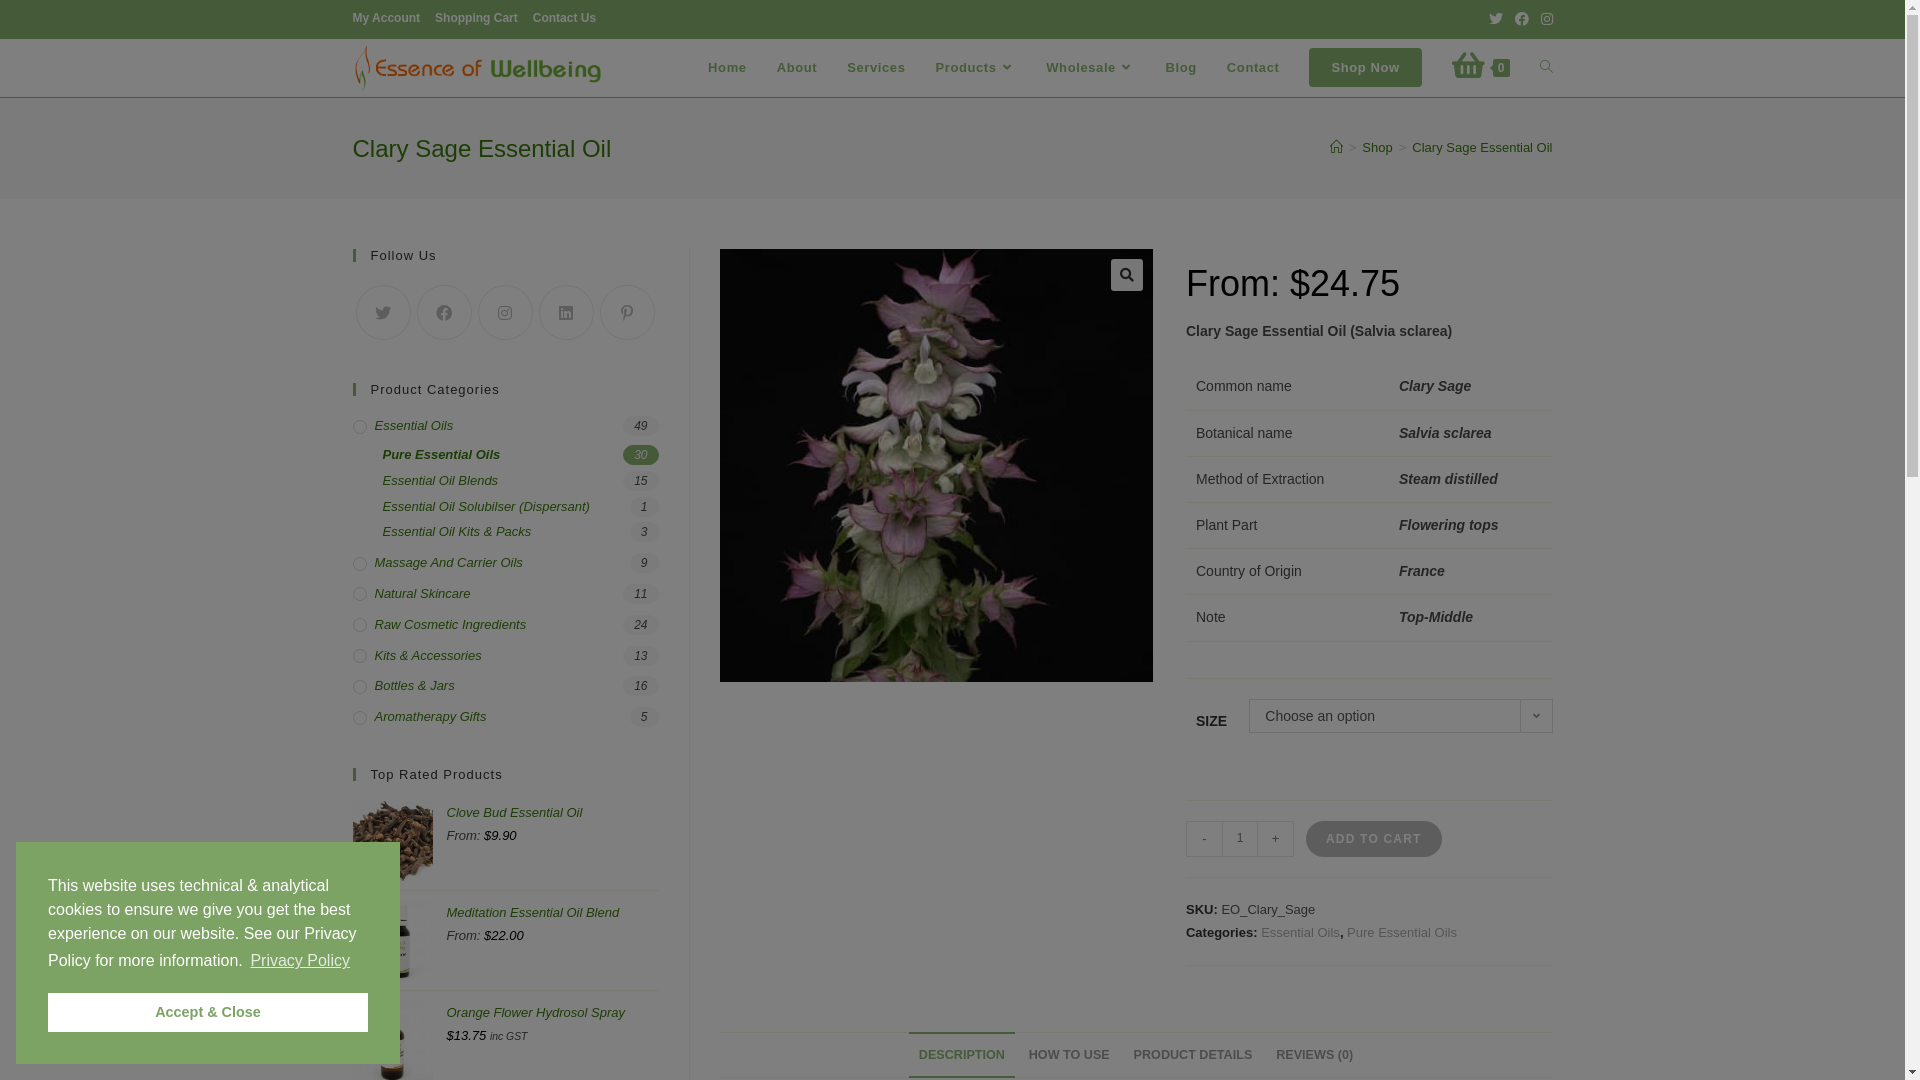 This screenshot has width=1920, height=1080. Describe the element at coordinates (876, 67) in the screenshot. I see `'Services'` at that location.